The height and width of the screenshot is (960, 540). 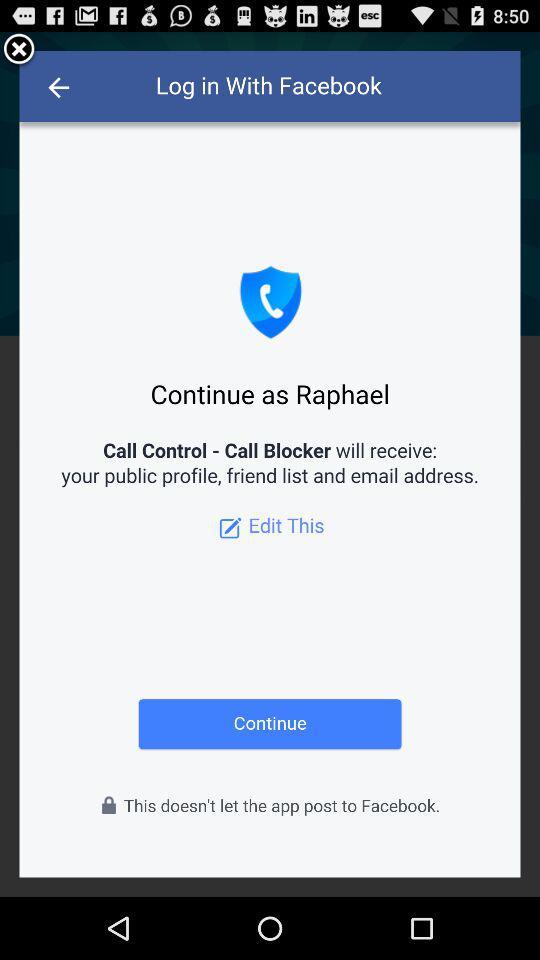 What do you see at coordinates (18, 49) in the screenshot?
I see `close` at bounding box center [18, 49].